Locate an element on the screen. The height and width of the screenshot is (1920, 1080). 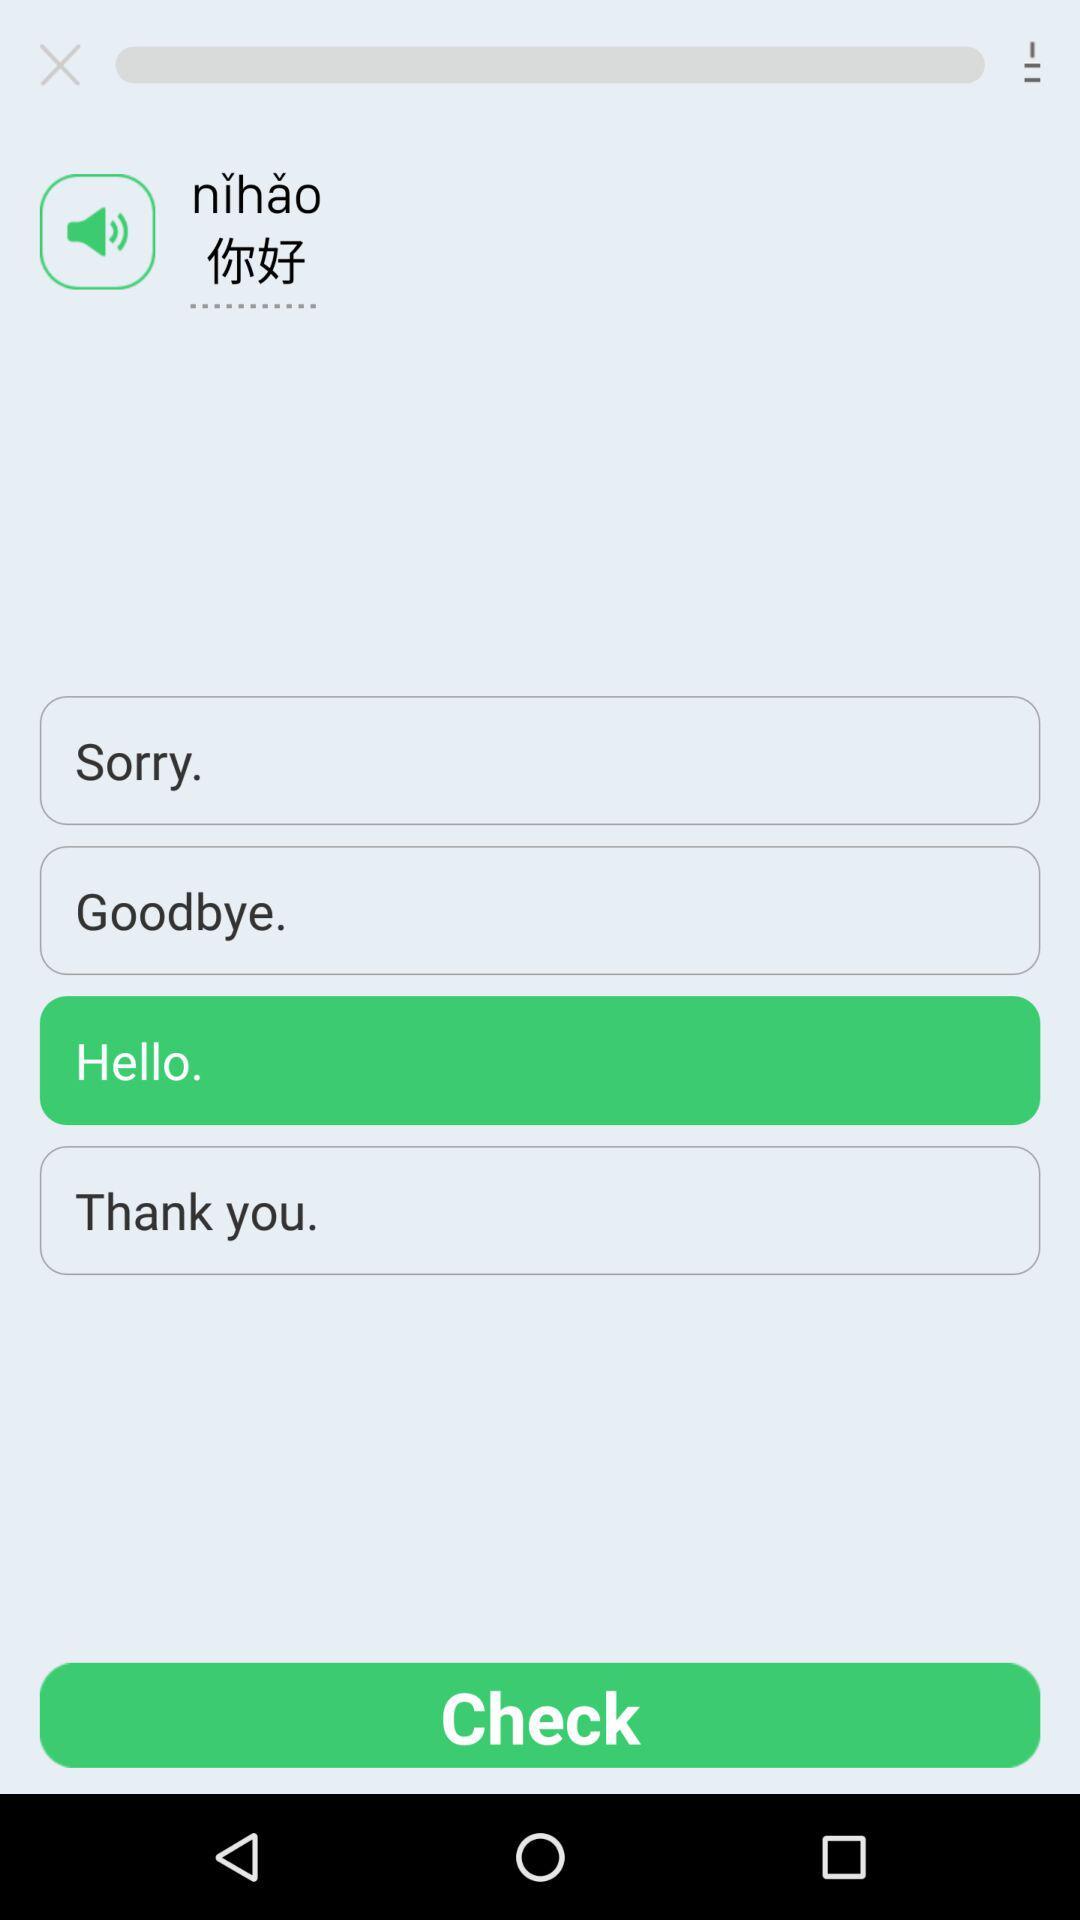
lesson is located at coordinates (67, 64).